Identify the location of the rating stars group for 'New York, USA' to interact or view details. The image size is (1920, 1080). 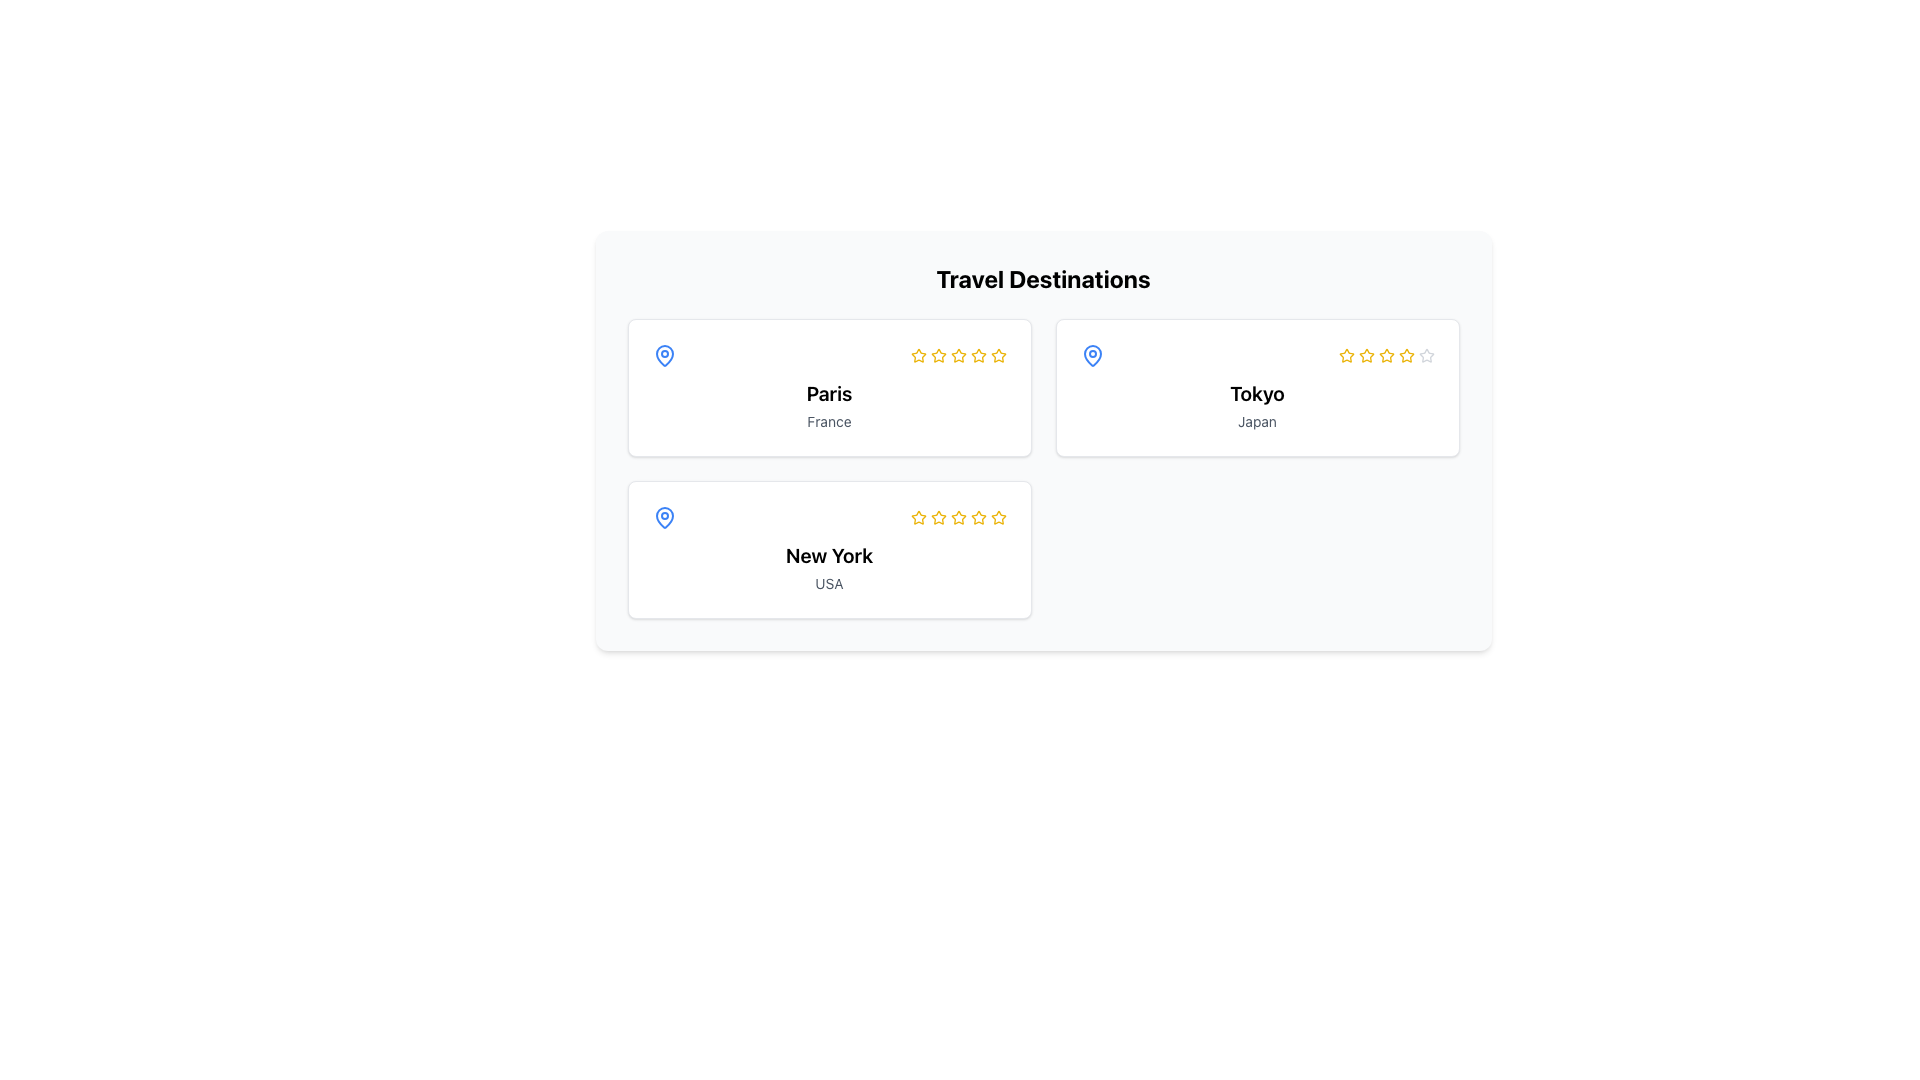
(957, 516).